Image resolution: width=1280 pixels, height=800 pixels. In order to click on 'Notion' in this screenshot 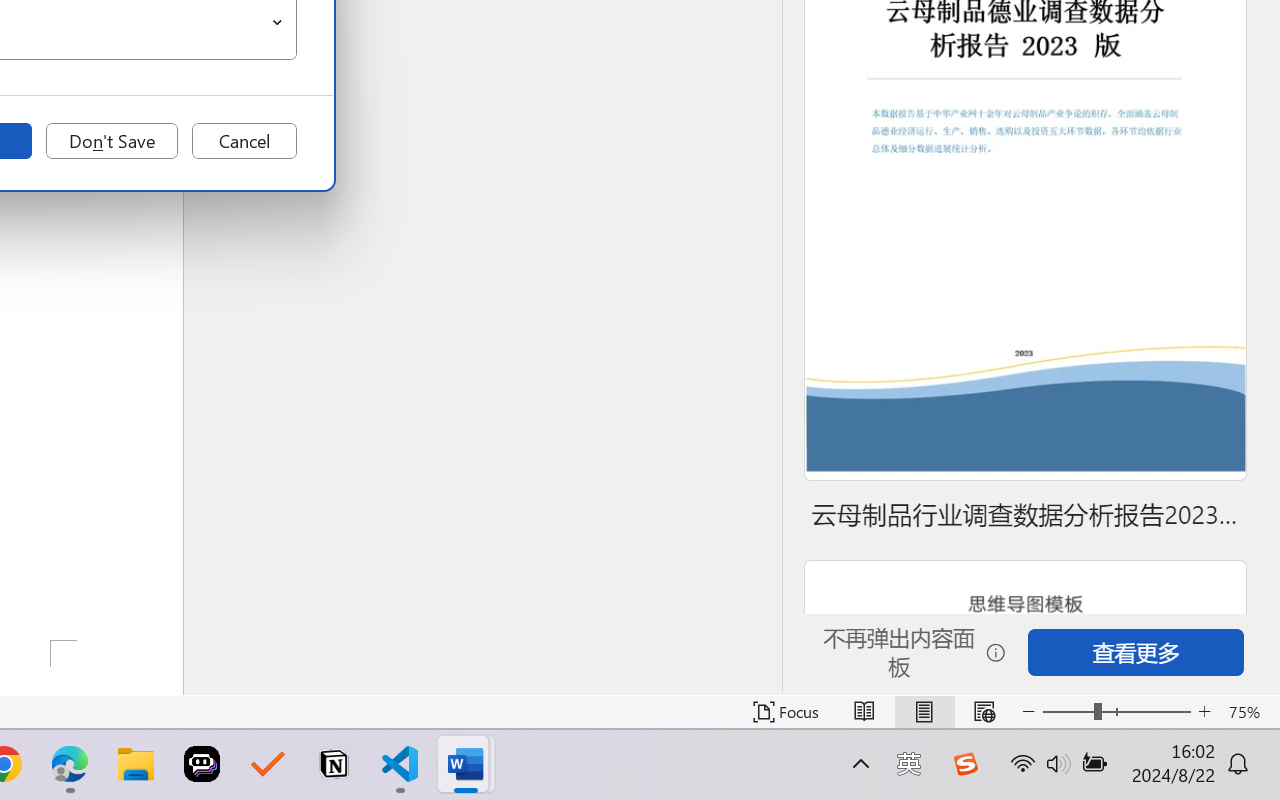, I will do `click(334, 764)`.